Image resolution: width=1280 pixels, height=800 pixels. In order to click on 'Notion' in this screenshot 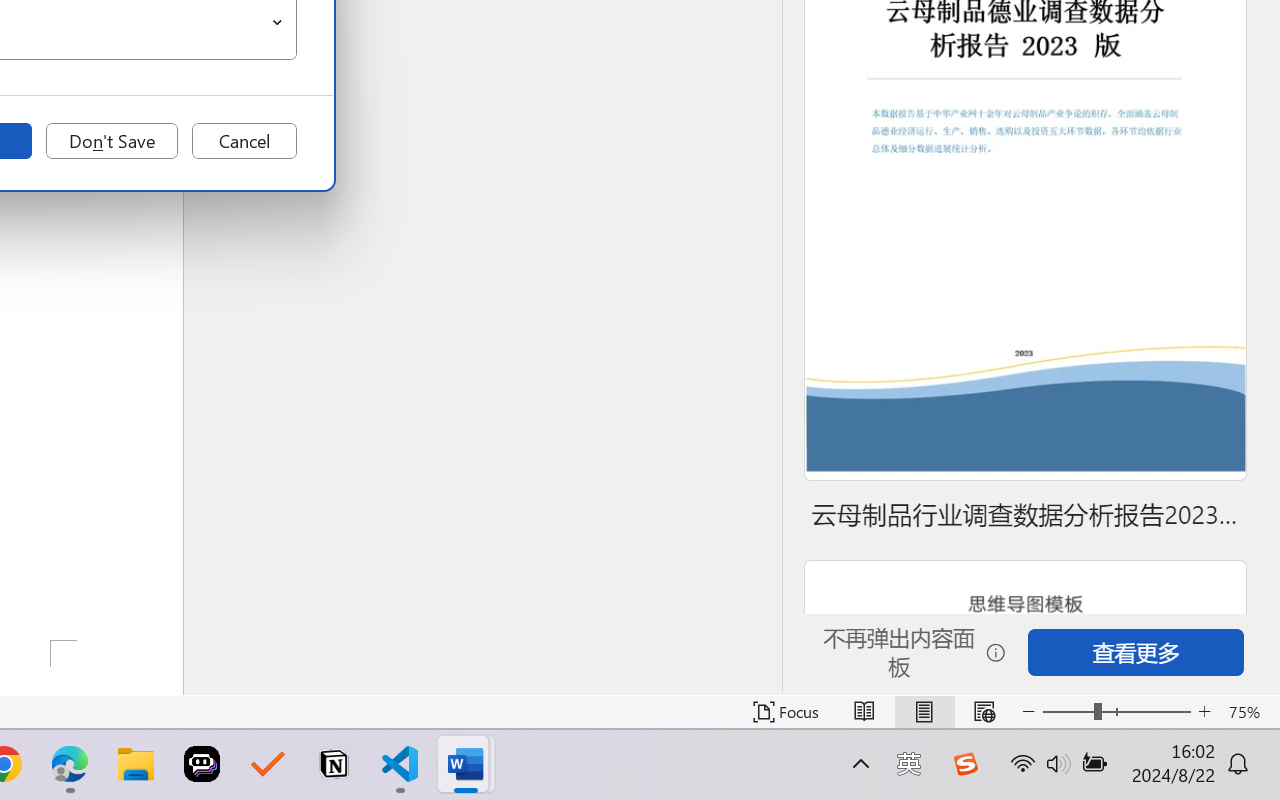, I will do `click(334, 764)`.